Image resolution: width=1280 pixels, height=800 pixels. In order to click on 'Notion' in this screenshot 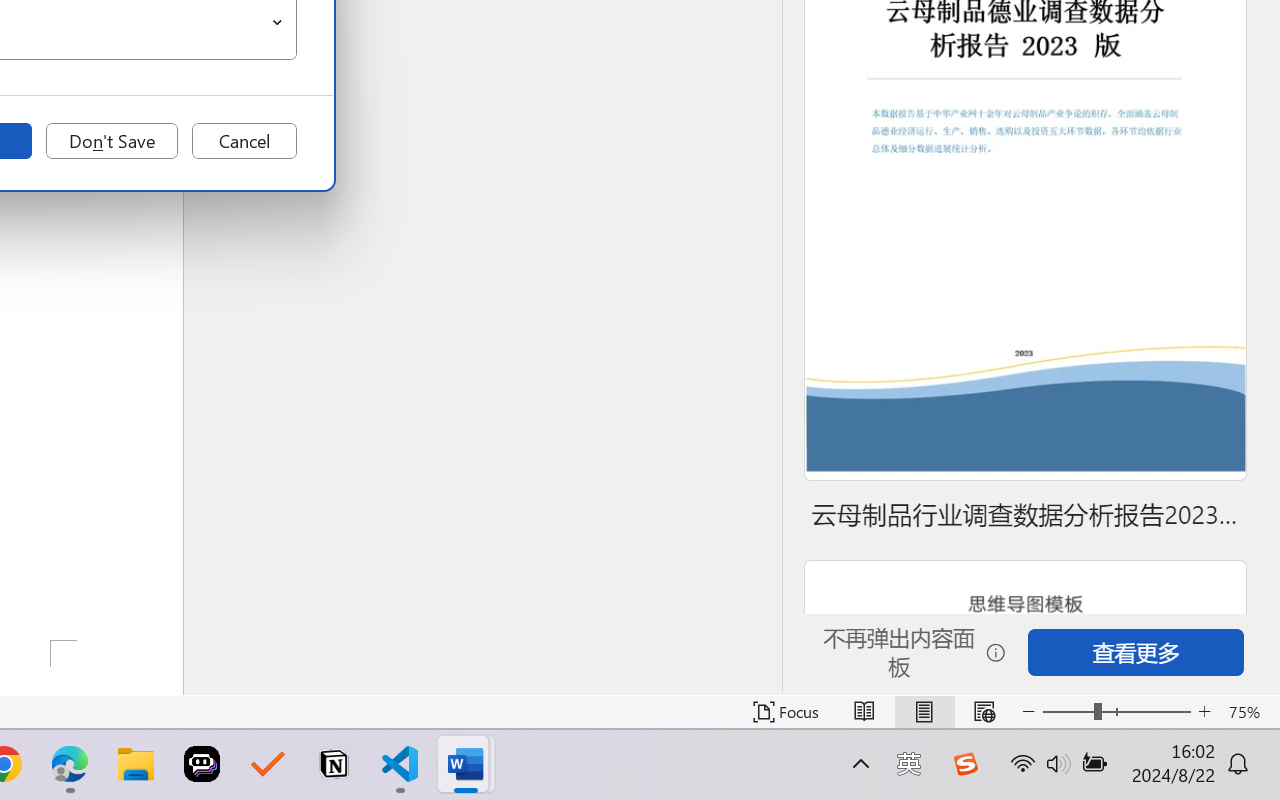, I will do `click(334, 764)`.